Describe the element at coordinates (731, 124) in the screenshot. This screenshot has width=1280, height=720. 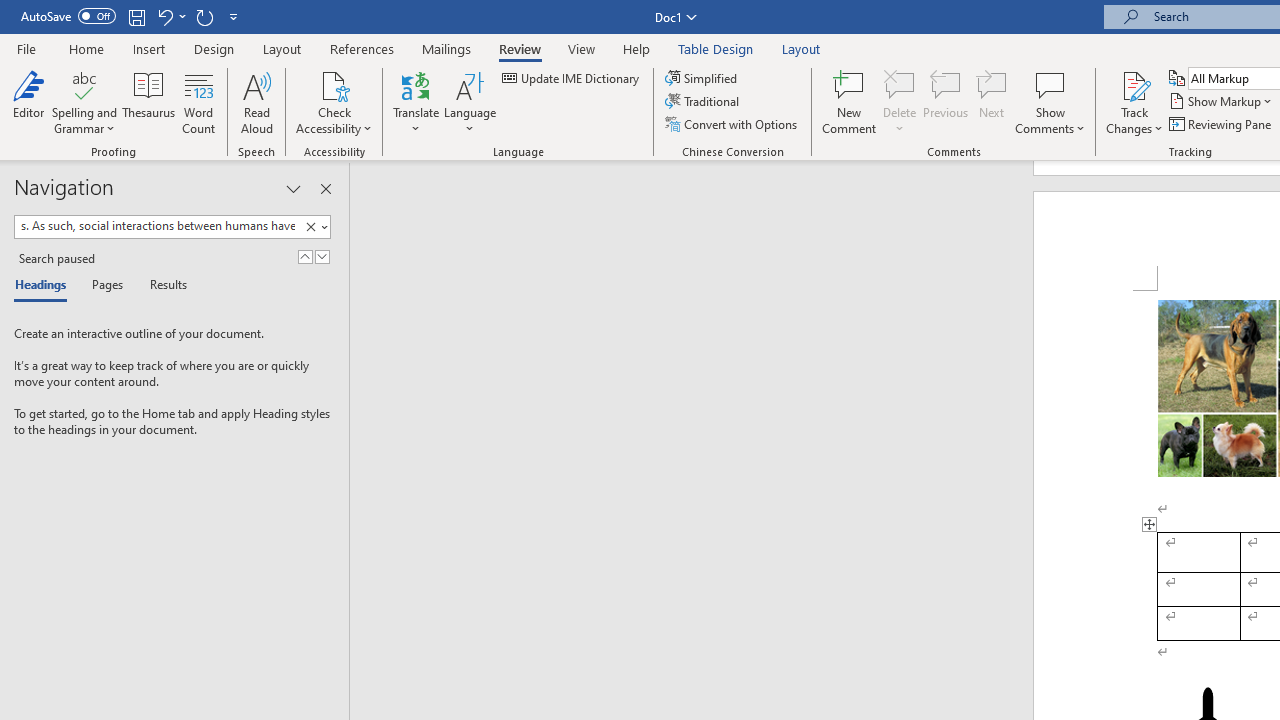
I see `'Convert with Options...'` at that location.